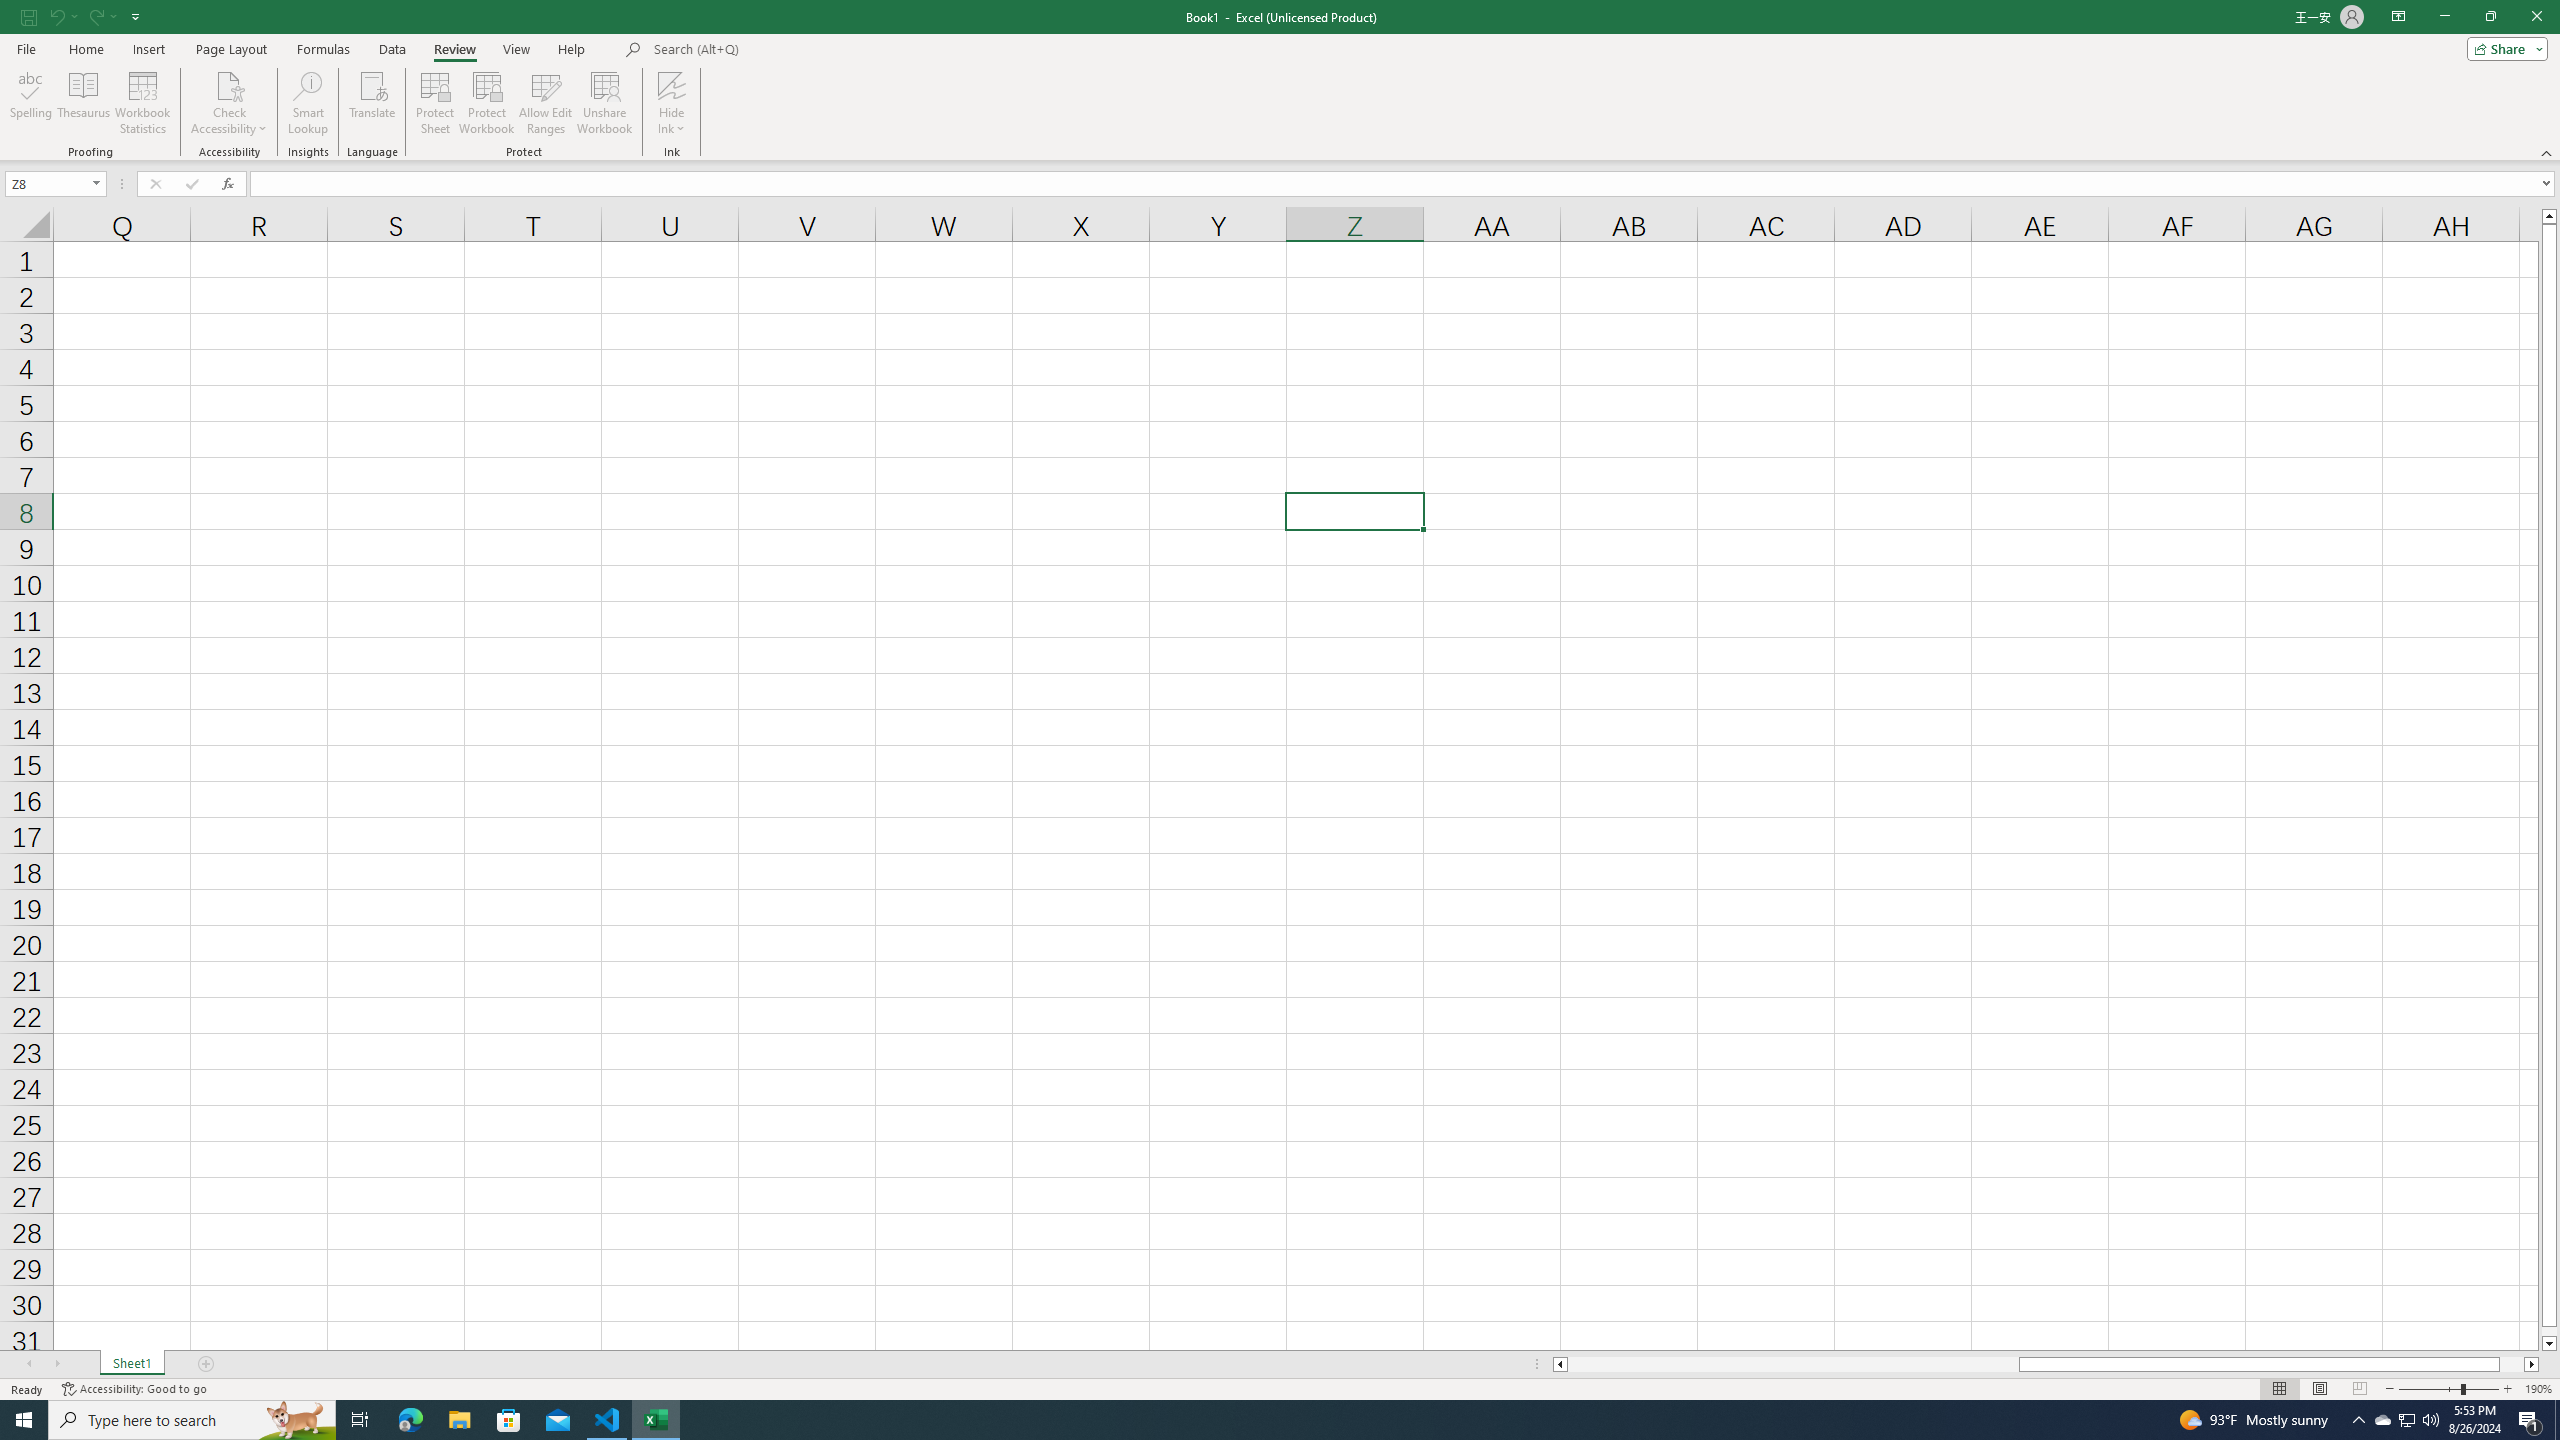  What do you see at coordinates (604, 103) in the screenshot?
I see `'Unshare Workbook'` at bounding box center [604, 103].